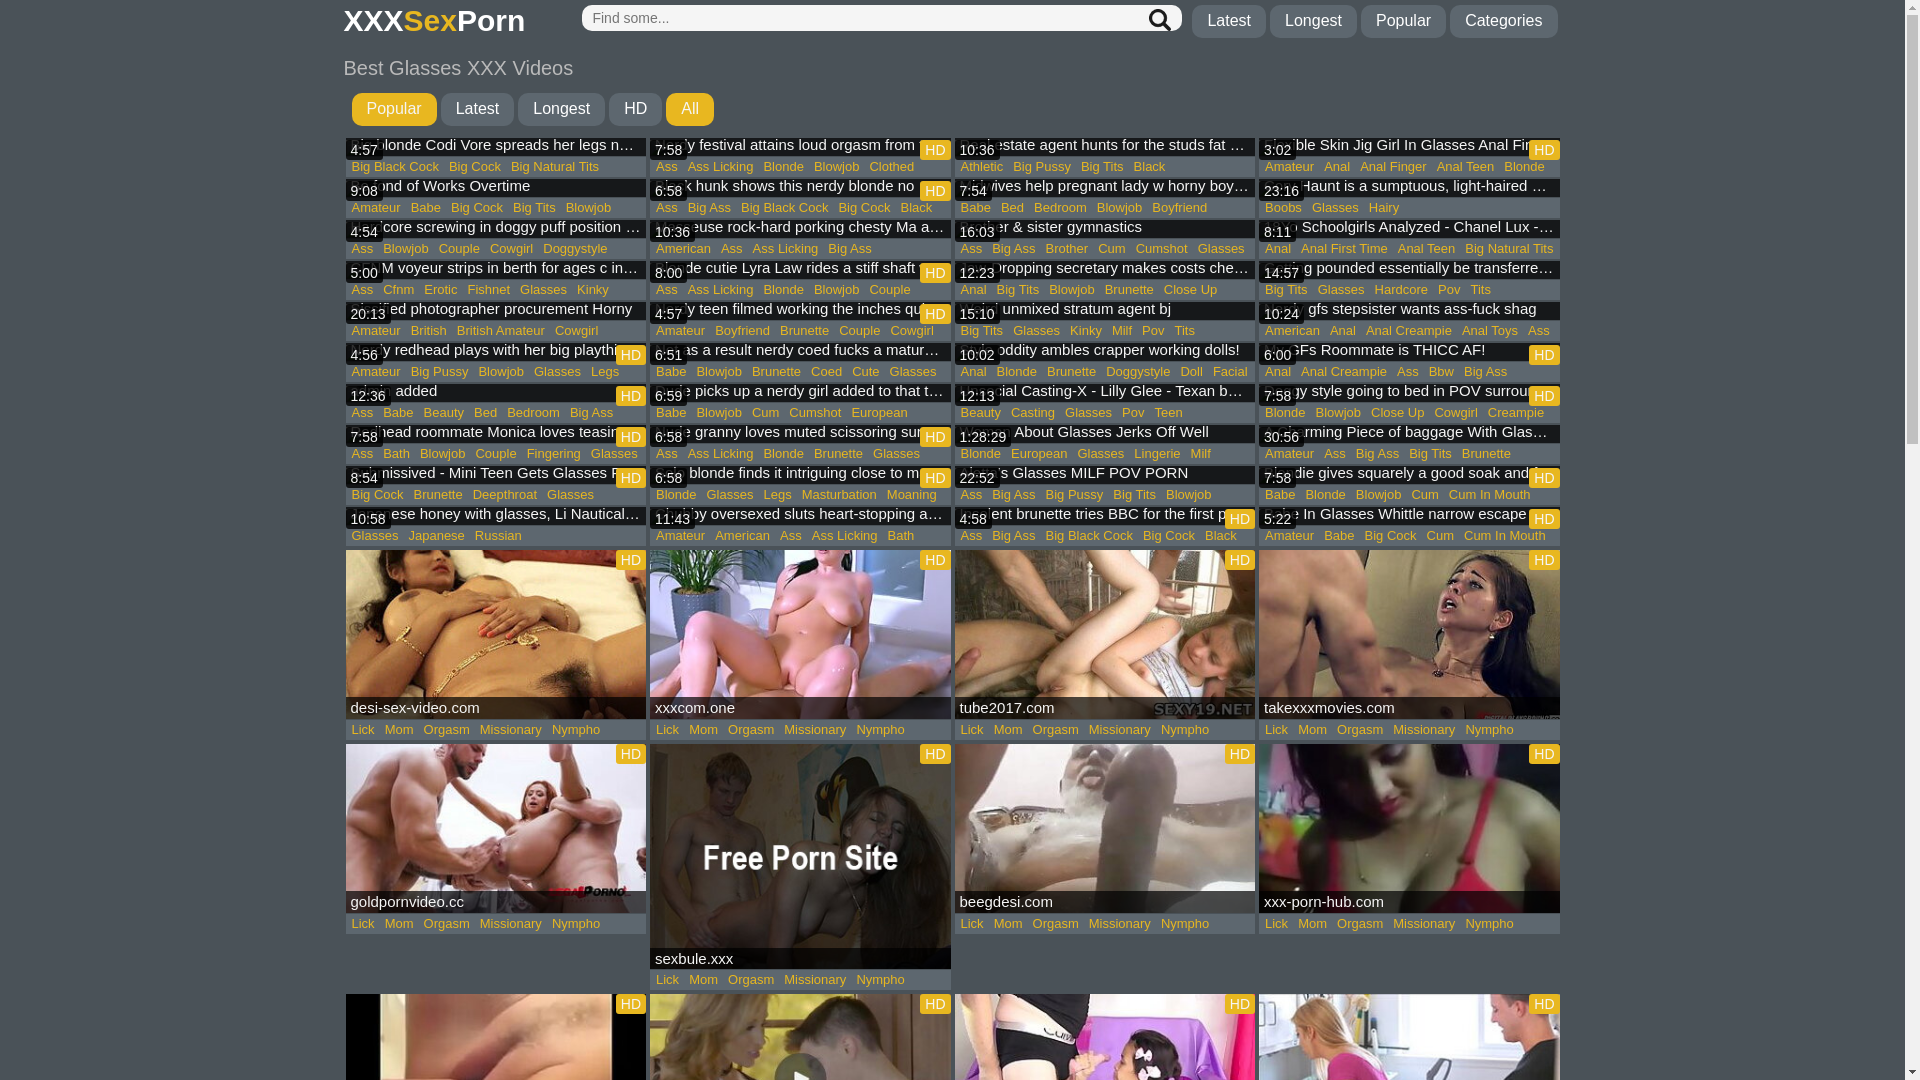 The width and height of the screenshot is (1920, 1080). Describe the element at coordinates (345, 454) in the screenshot. I see `'Ass'` at that location.